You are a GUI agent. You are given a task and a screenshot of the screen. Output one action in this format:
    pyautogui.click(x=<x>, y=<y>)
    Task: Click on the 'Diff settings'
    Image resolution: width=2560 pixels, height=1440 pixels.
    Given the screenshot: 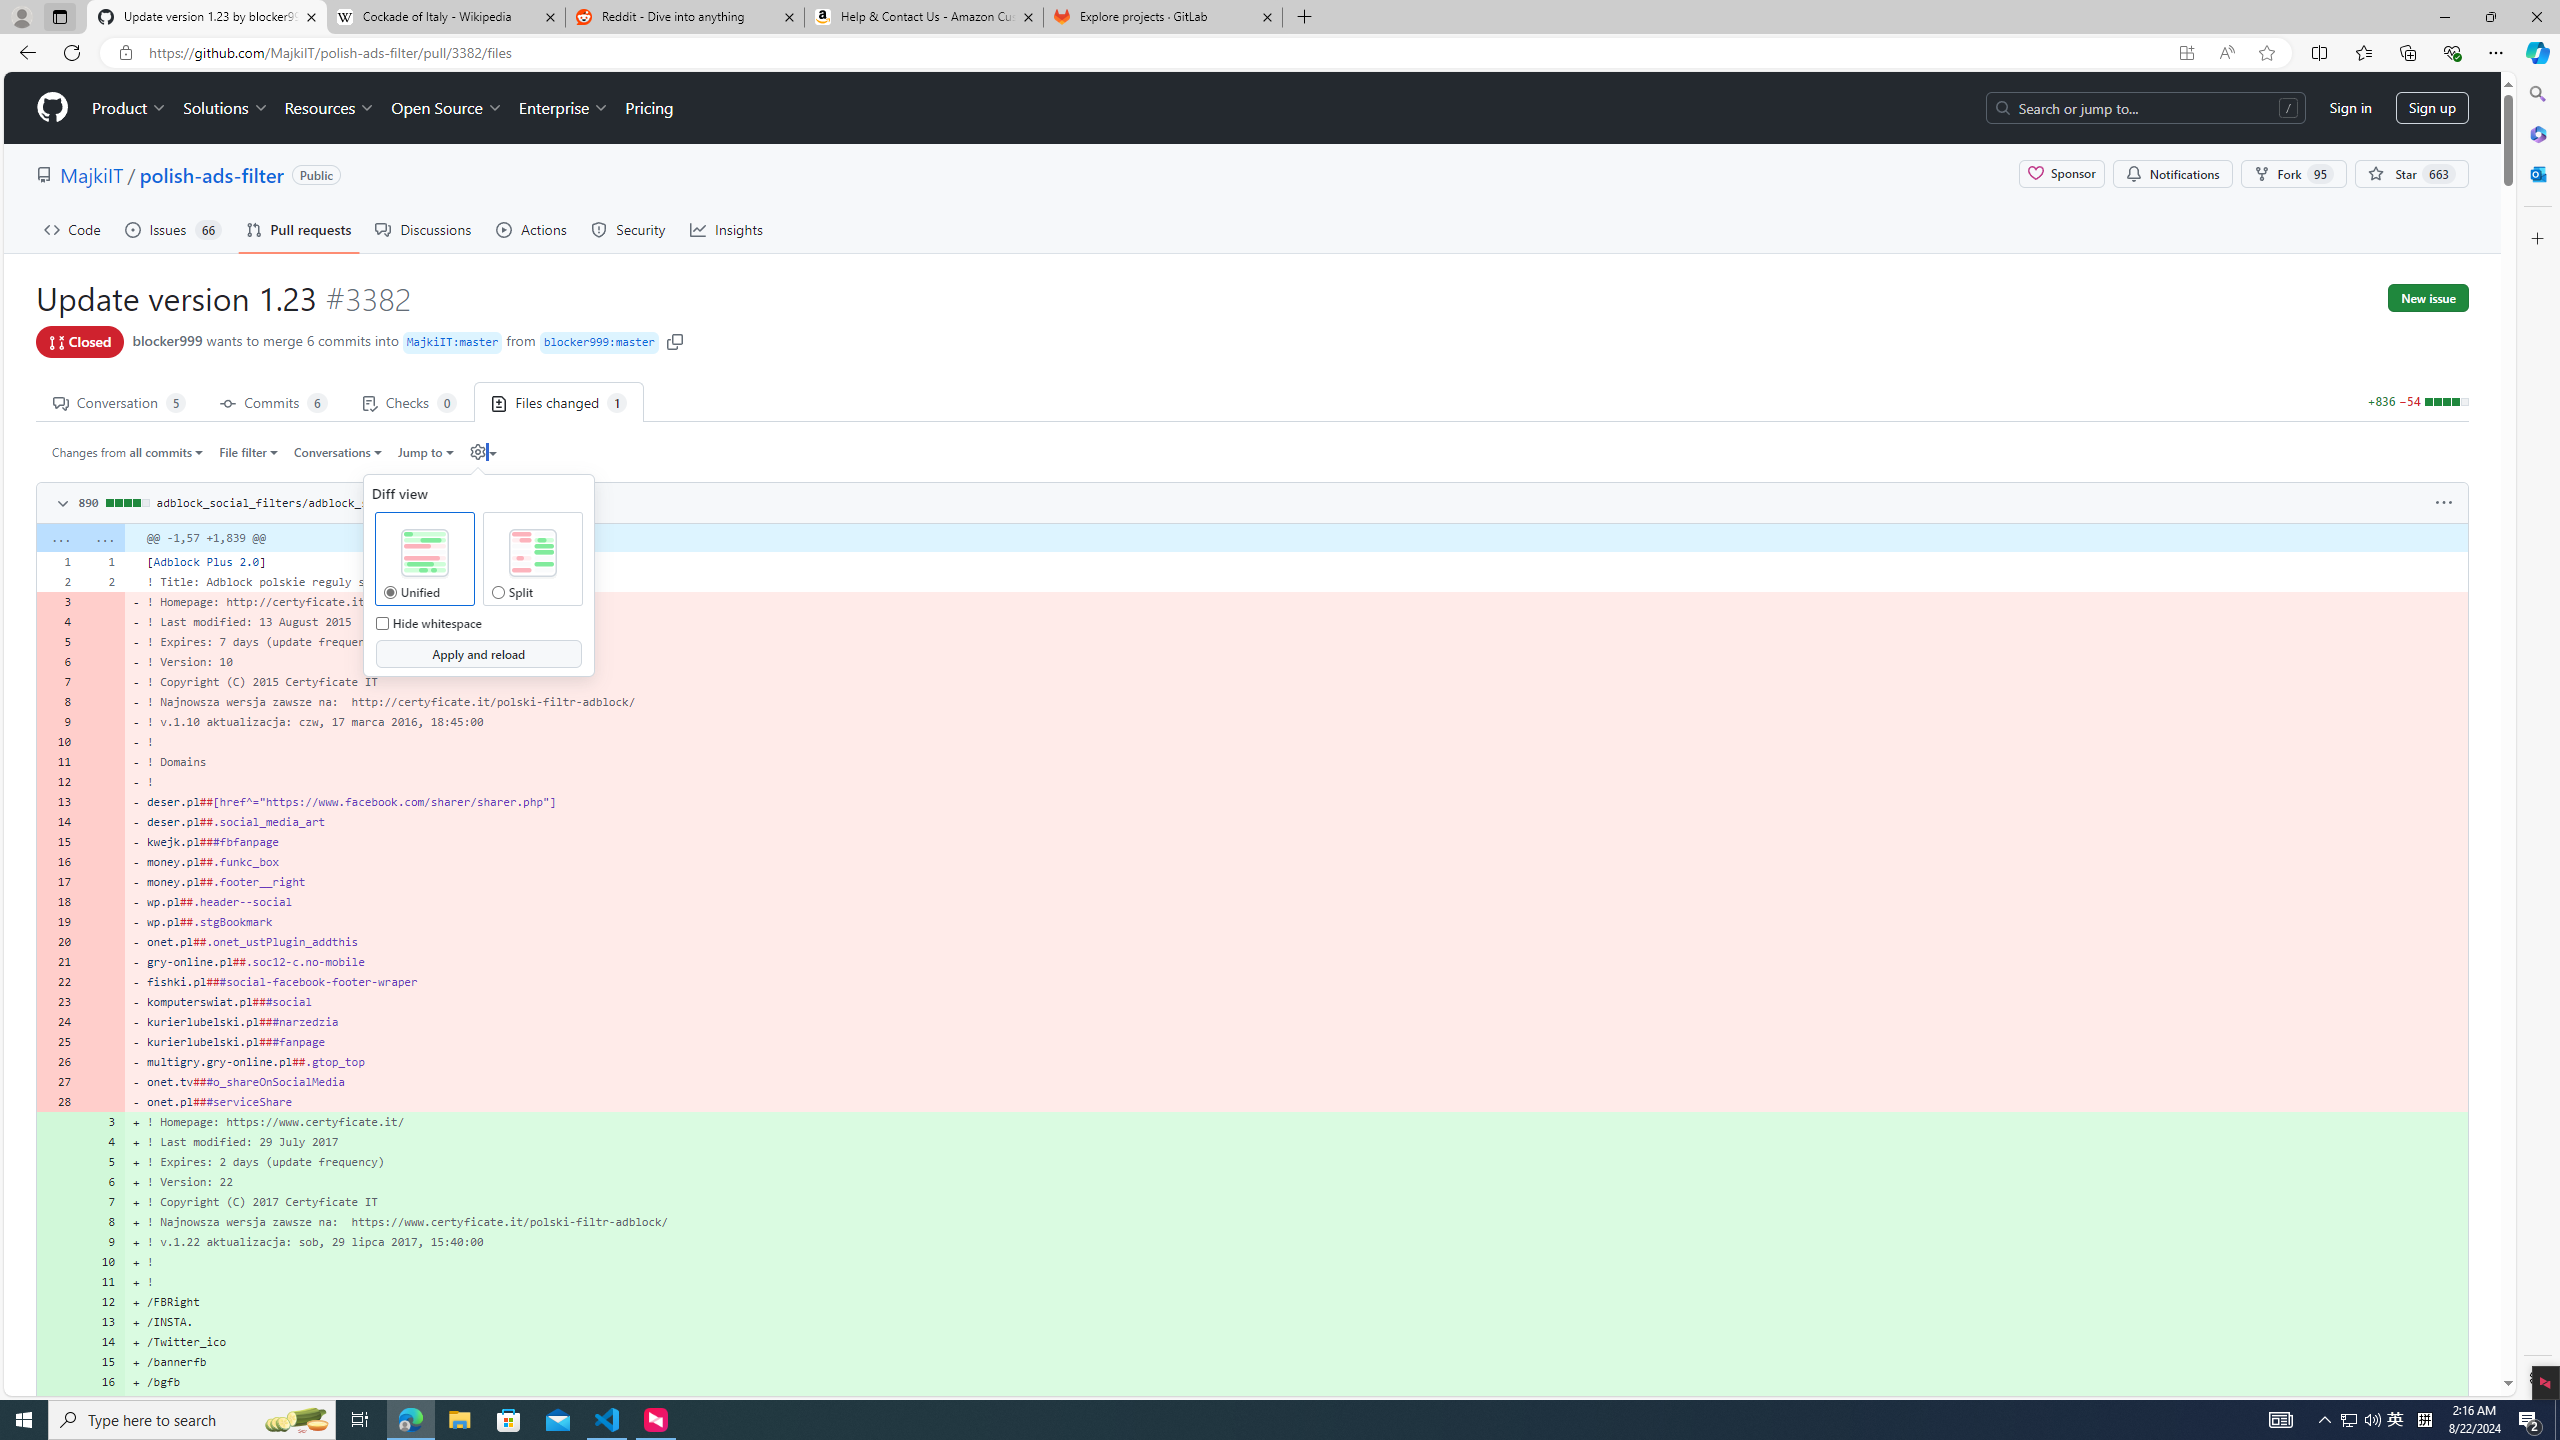 What is the action you would take?
    pyautogui.click(x=476, y=451)
    